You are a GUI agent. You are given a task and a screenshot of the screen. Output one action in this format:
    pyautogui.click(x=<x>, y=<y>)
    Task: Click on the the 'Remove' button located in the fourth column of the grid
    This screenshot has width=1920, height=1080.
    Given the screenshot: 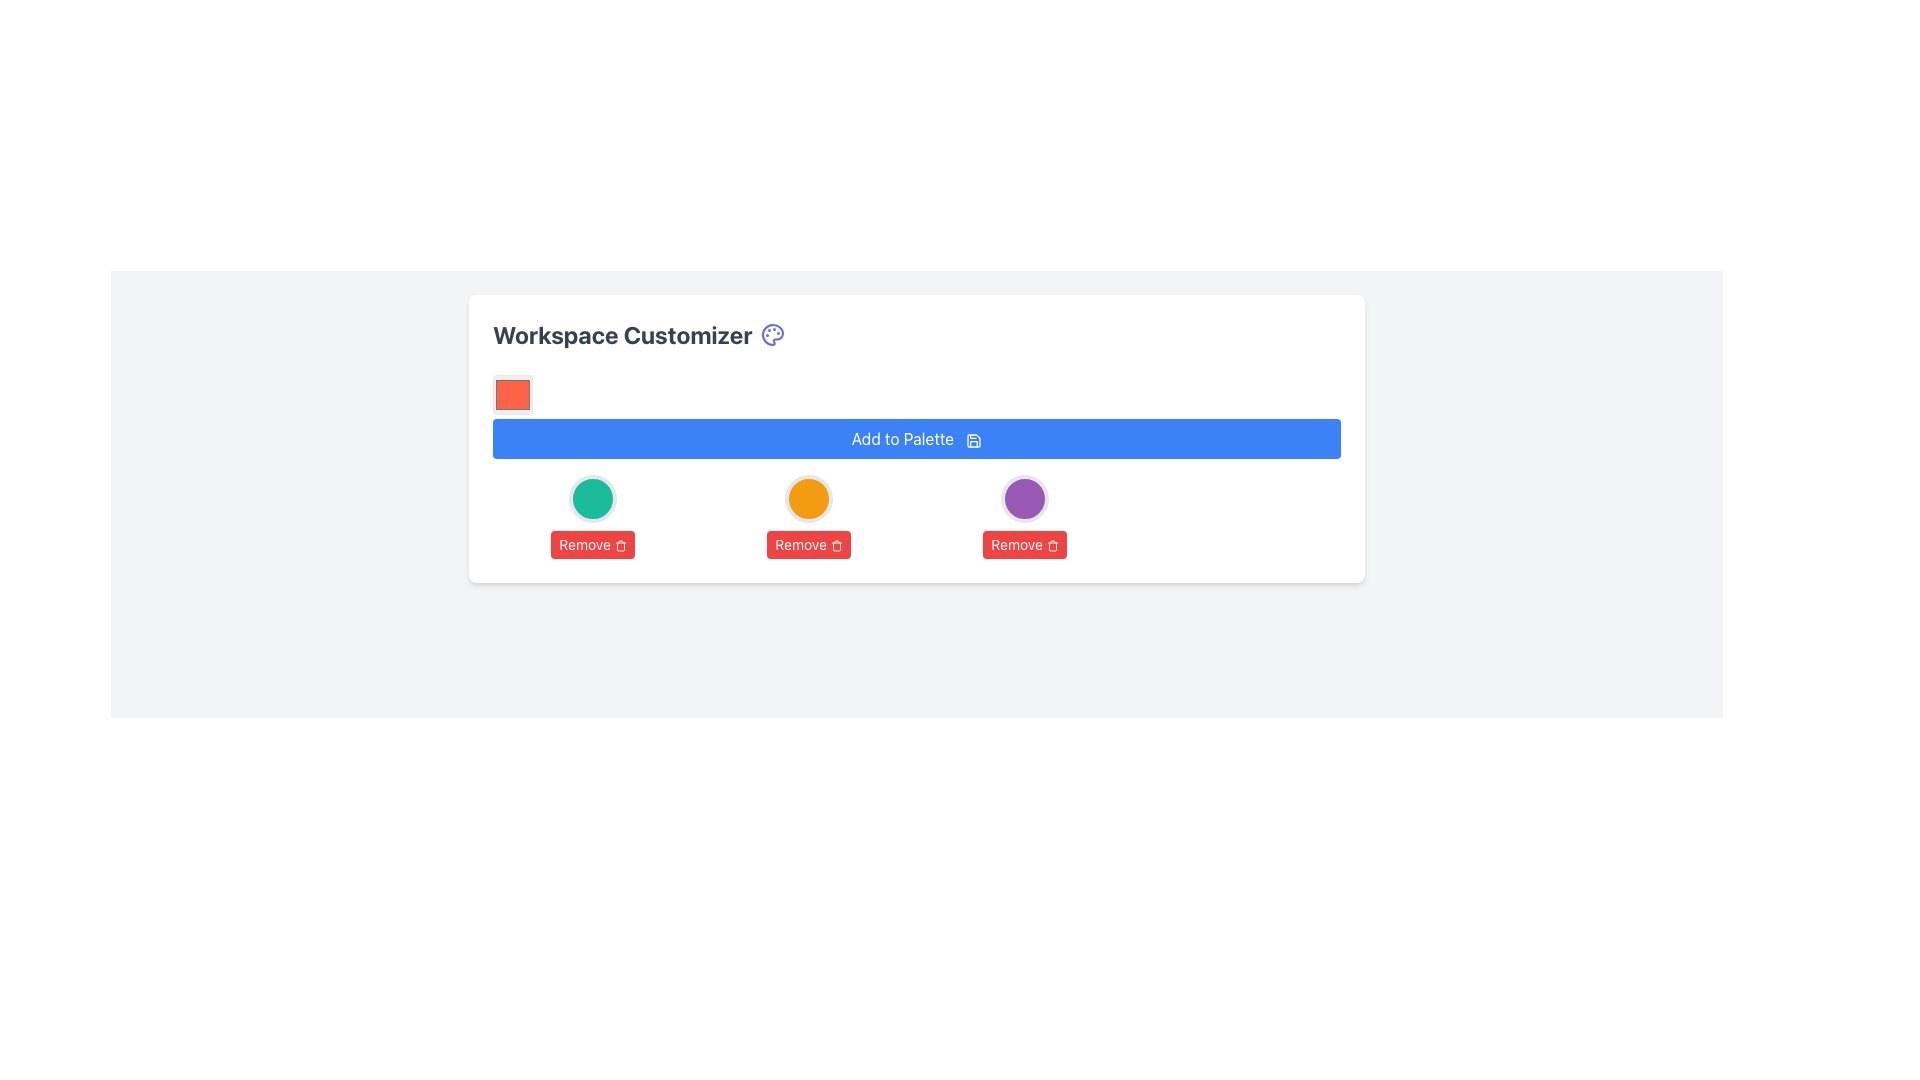 What is the action you would take?
    pyautogui.click(x=1025, y=515)
    